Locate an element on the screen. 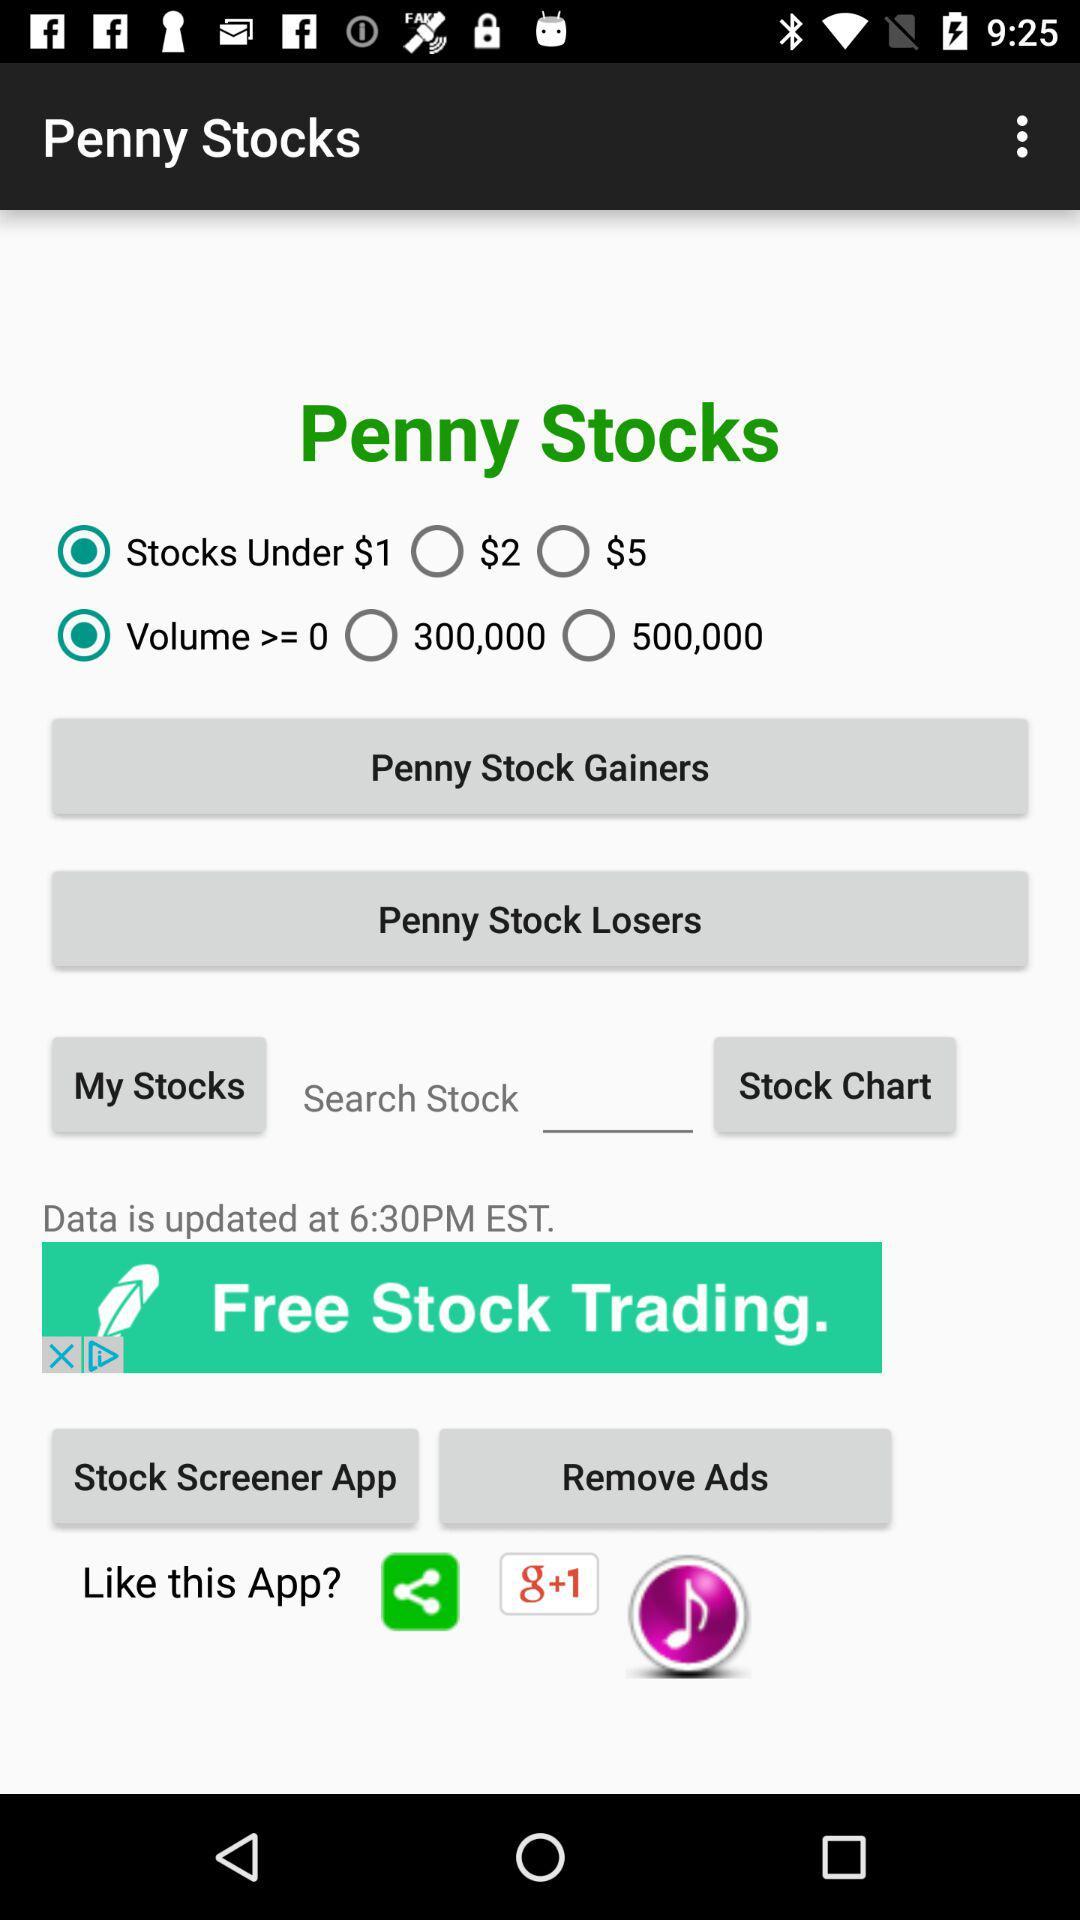 The width and height of the screenshot is (1080, 1920). share app is located at coordinates (419, 1590).